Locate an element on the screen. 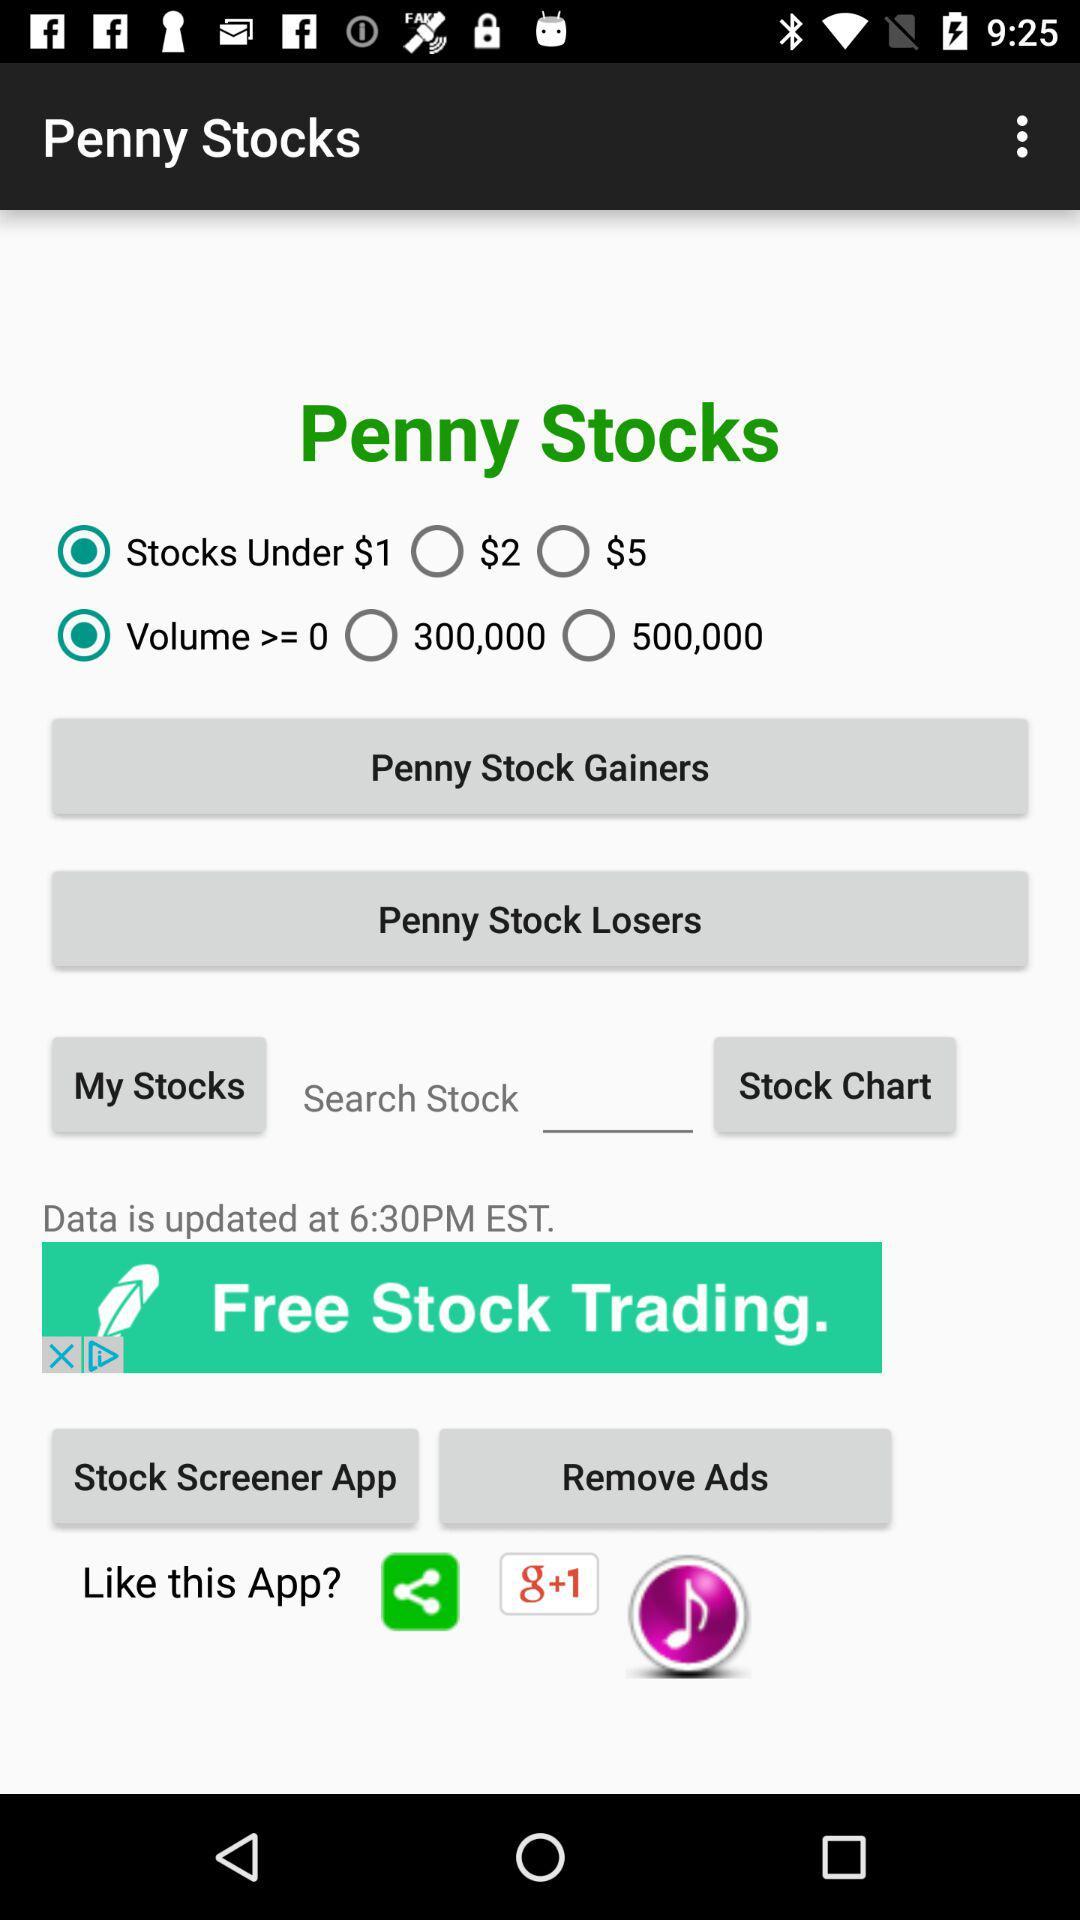 The width and height of the screenshot is (1080, 1920). share app is located at coordinates (419, 1590).